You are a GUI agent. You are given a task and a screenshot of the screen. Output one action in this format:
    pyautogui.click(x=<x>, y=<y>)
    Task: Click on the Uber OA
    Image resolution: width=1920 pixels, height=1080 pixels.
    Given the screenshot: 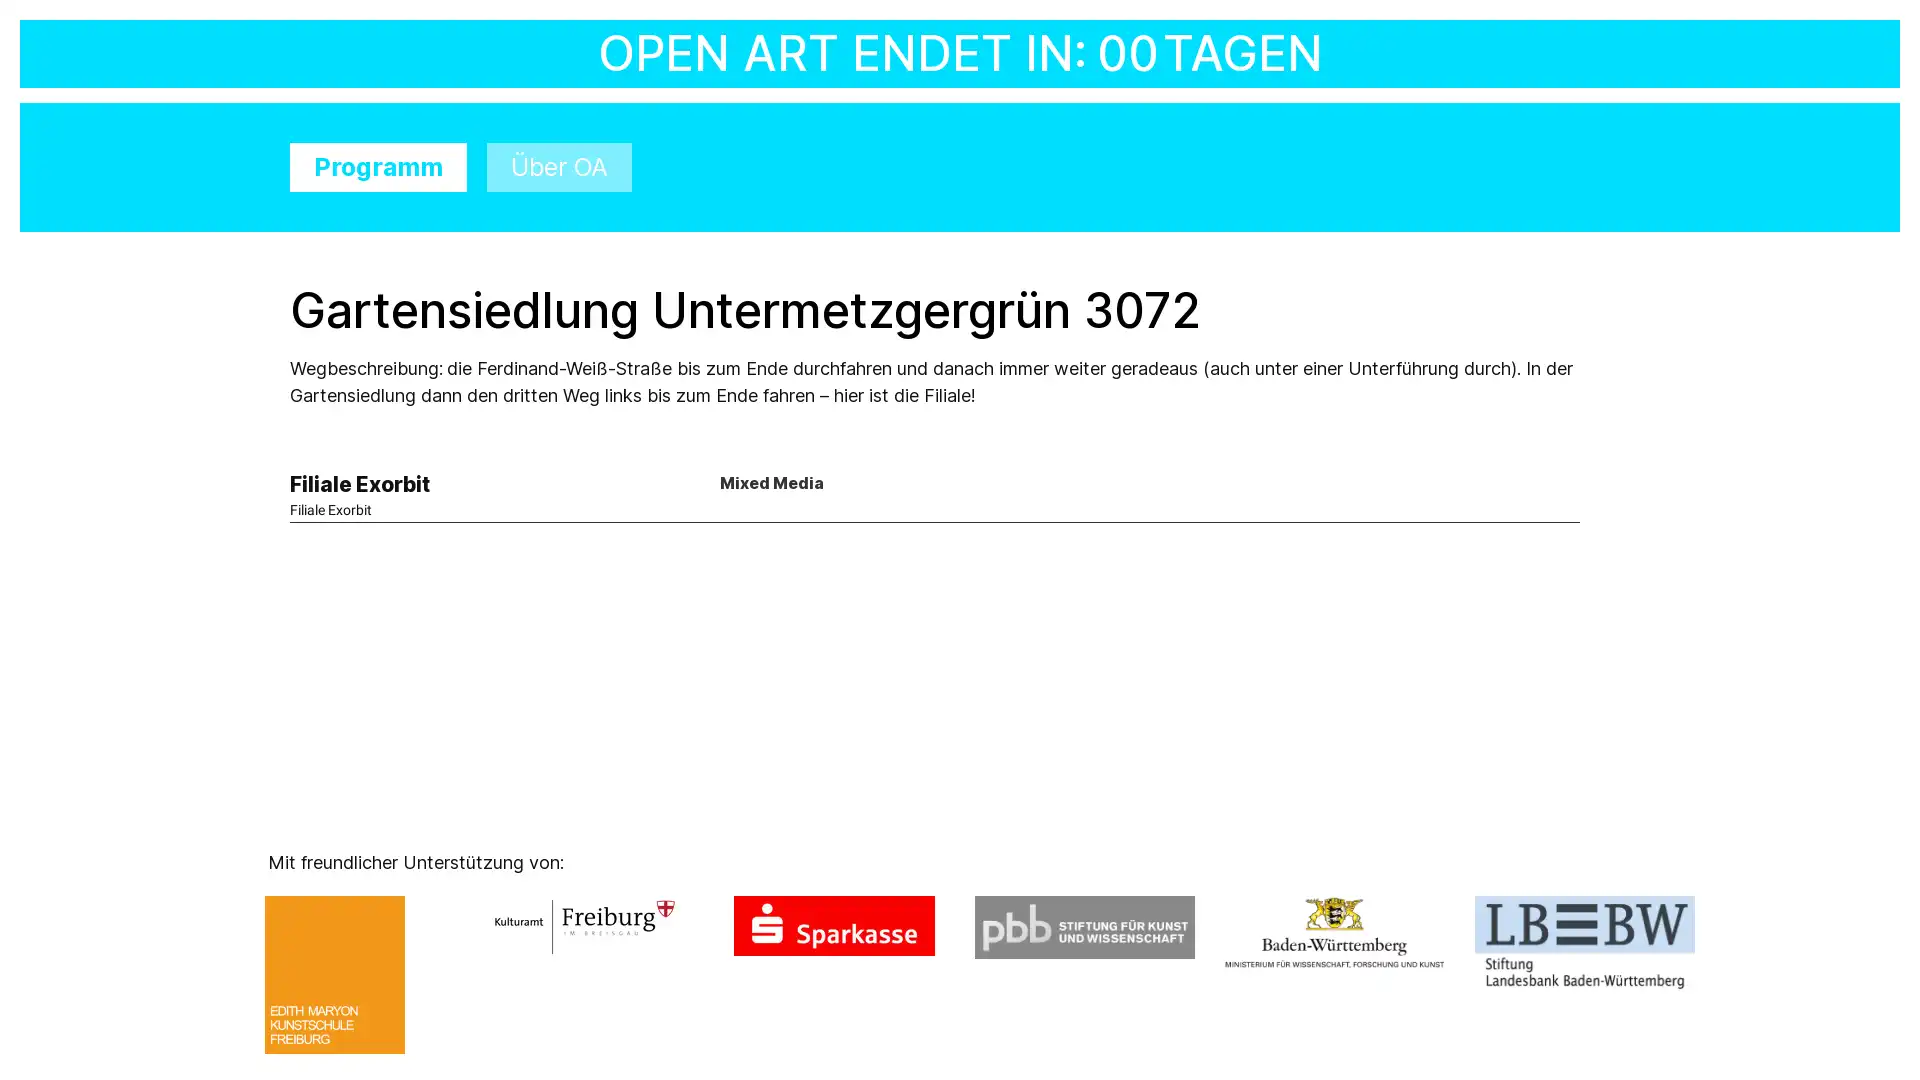 What is the action you would take?
    pyautogui.click(x=559, y=166)
    